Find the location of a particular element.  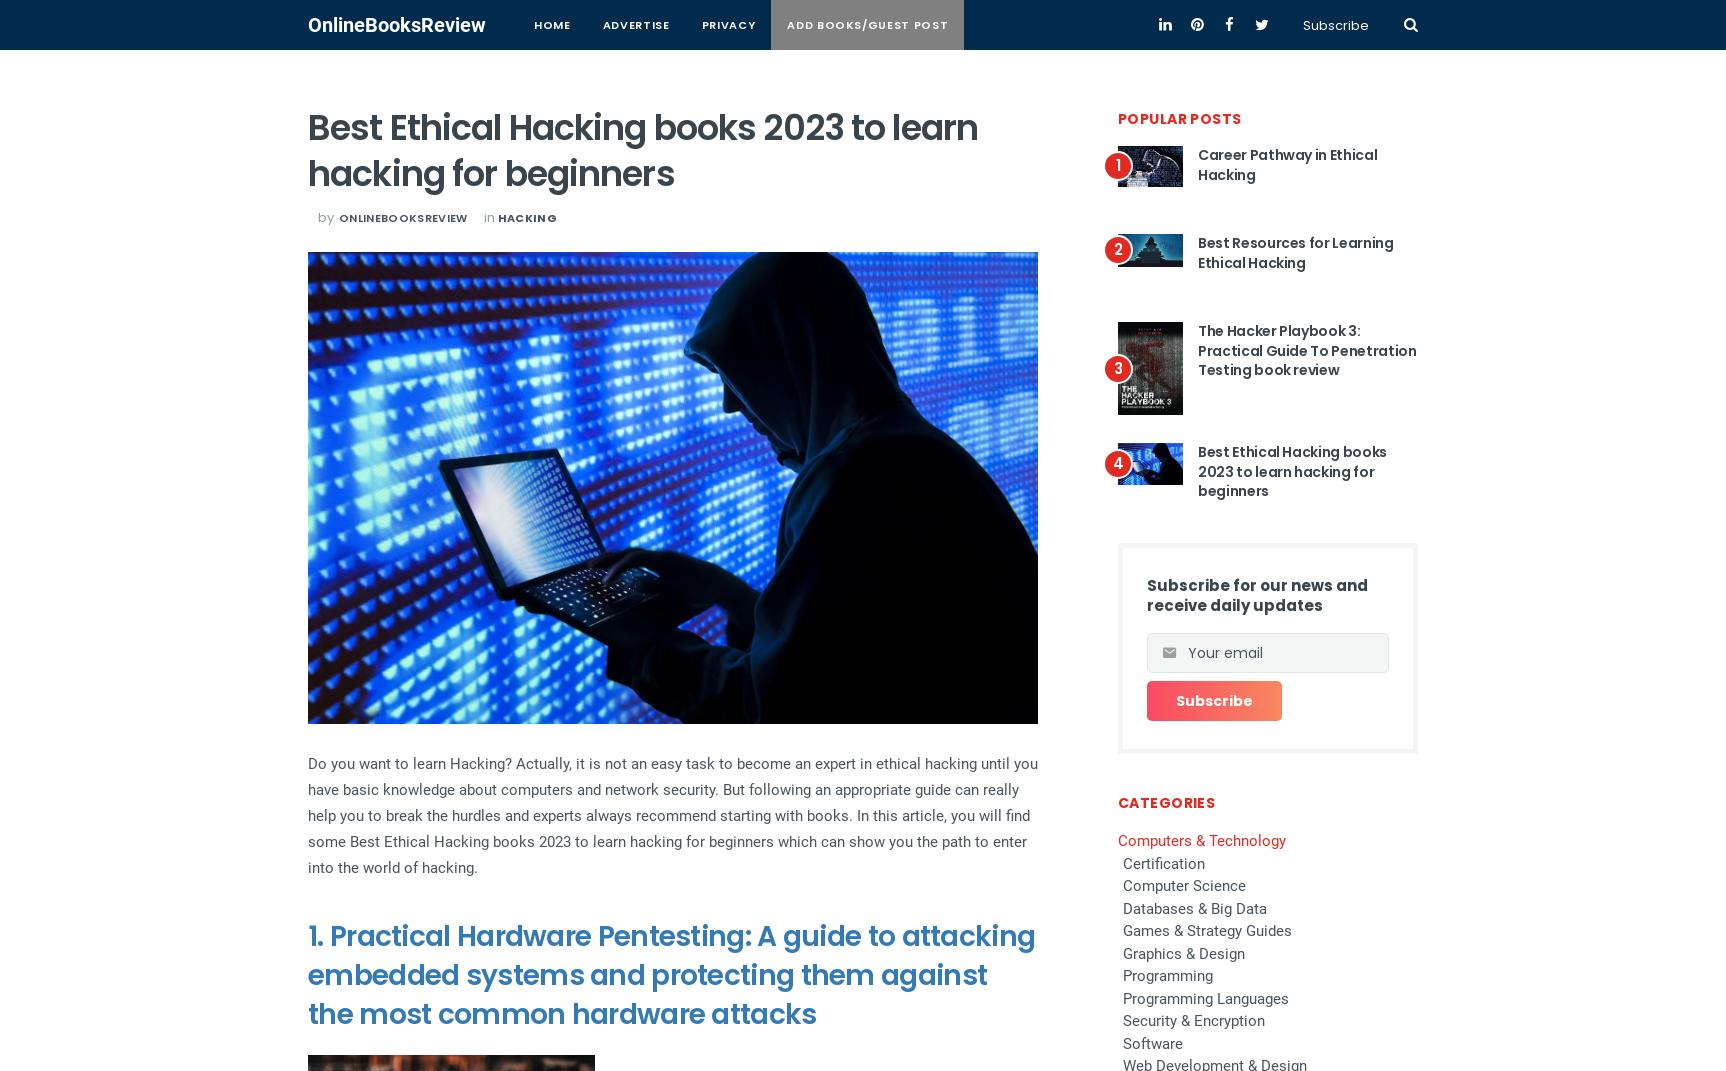

'Software' is located at coordinates (1151, 1043).